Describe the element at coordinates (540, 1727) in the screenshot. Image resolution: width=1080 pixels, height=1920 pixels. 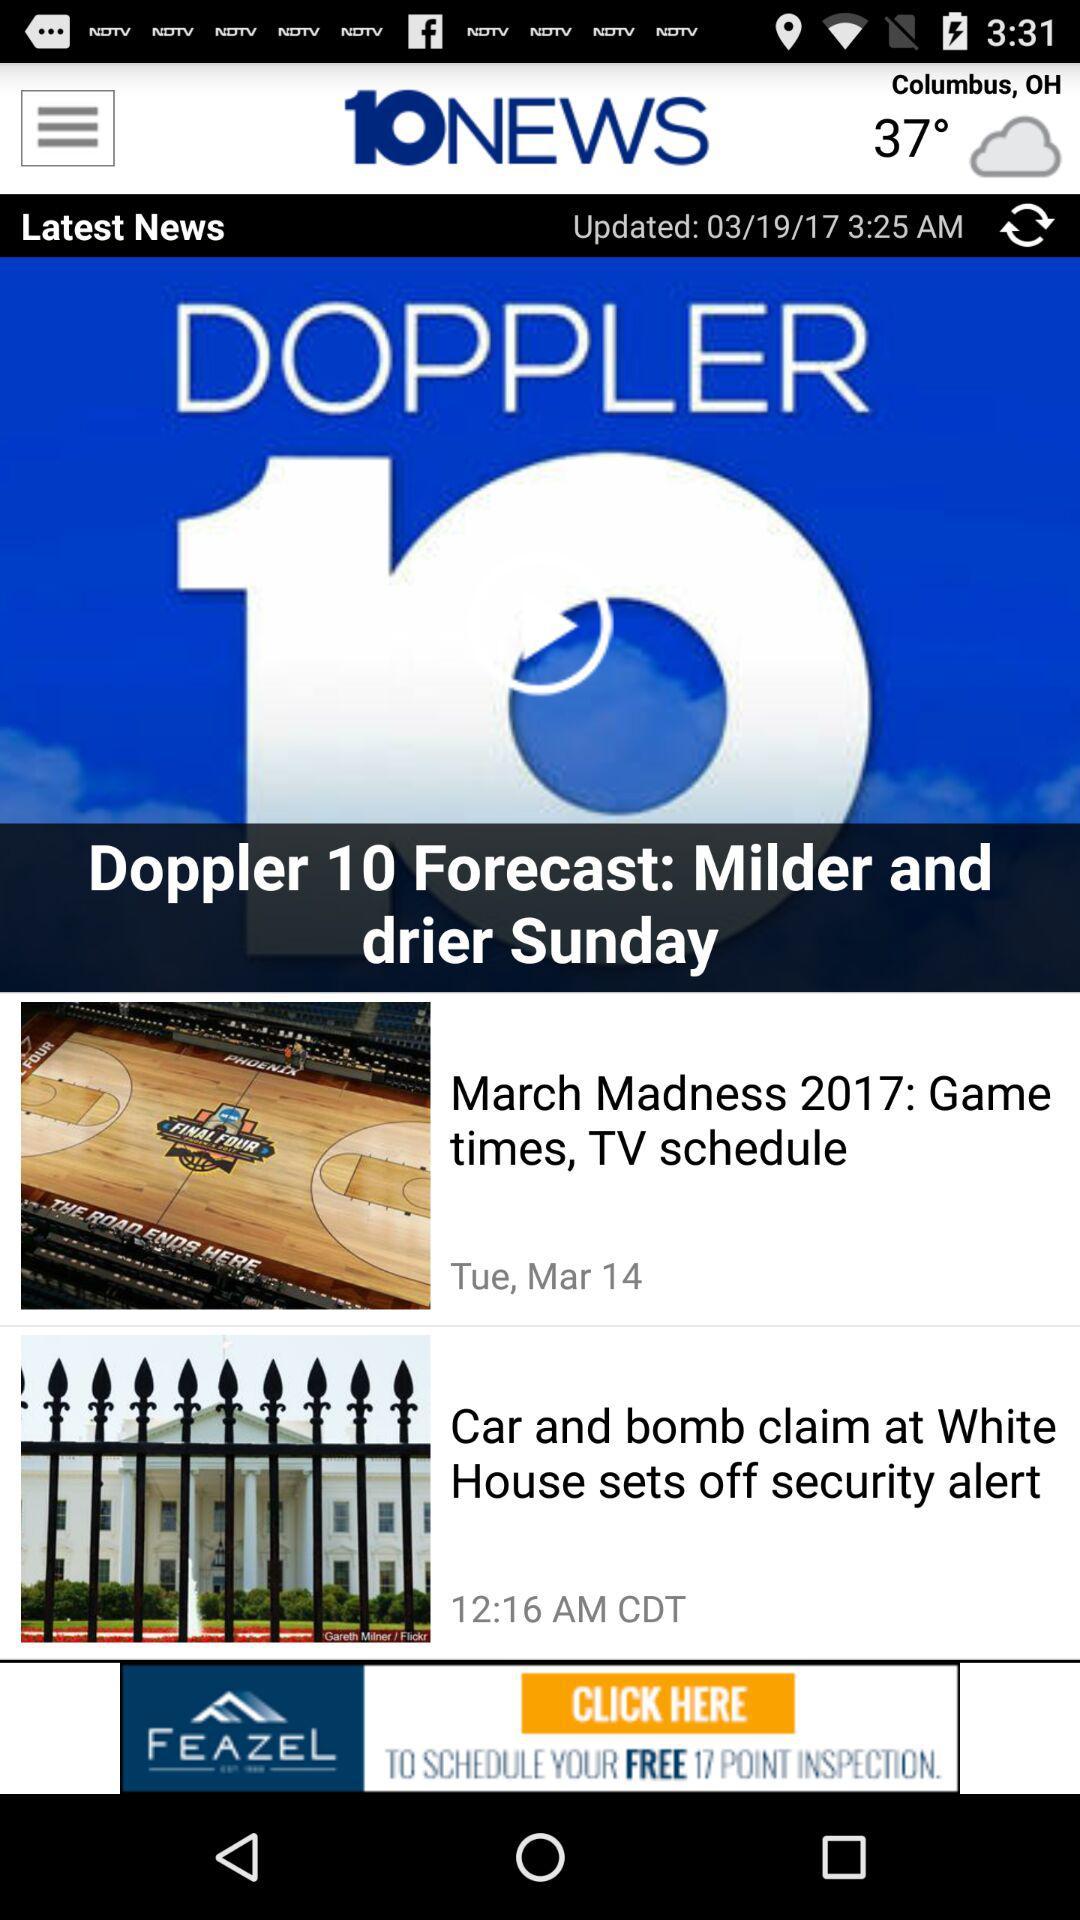
I see `advertisement page` at that location.